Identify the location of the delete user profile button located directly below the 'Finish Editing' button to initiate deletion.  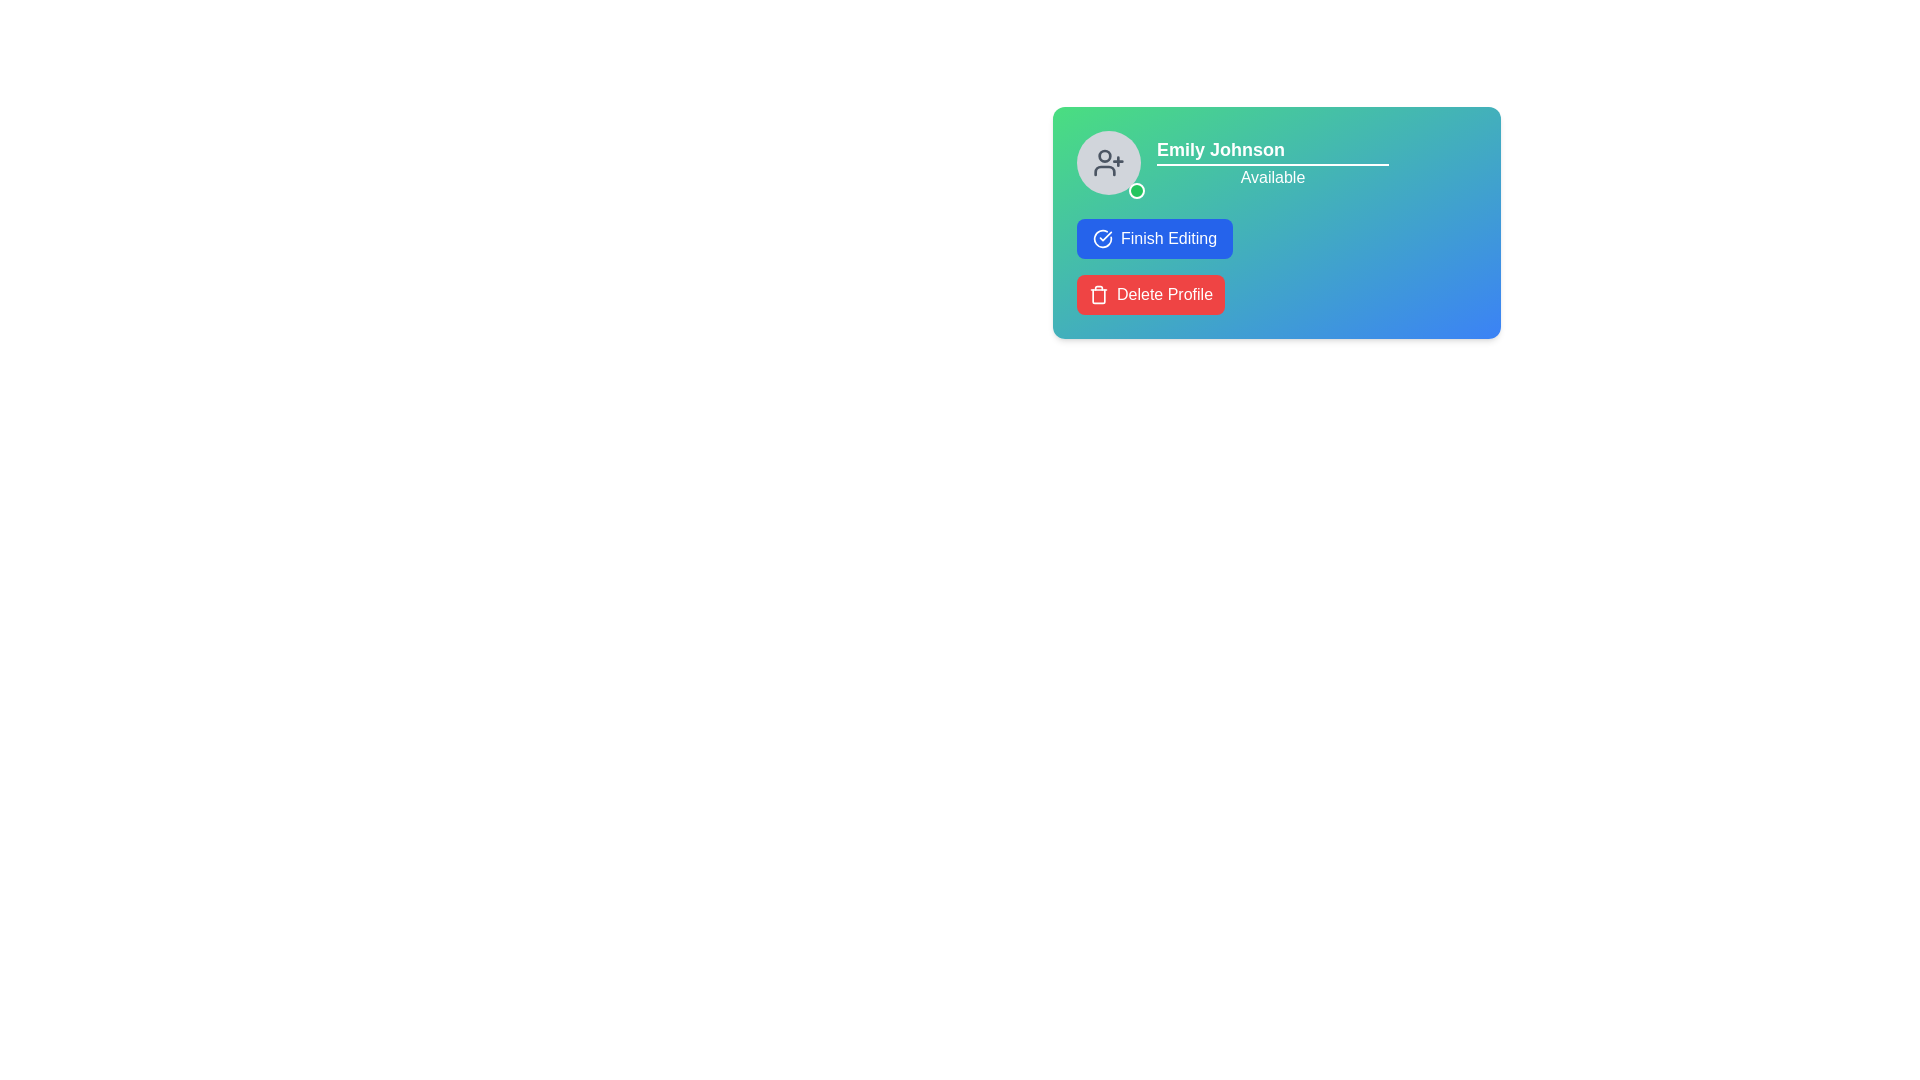
(1151, 294).